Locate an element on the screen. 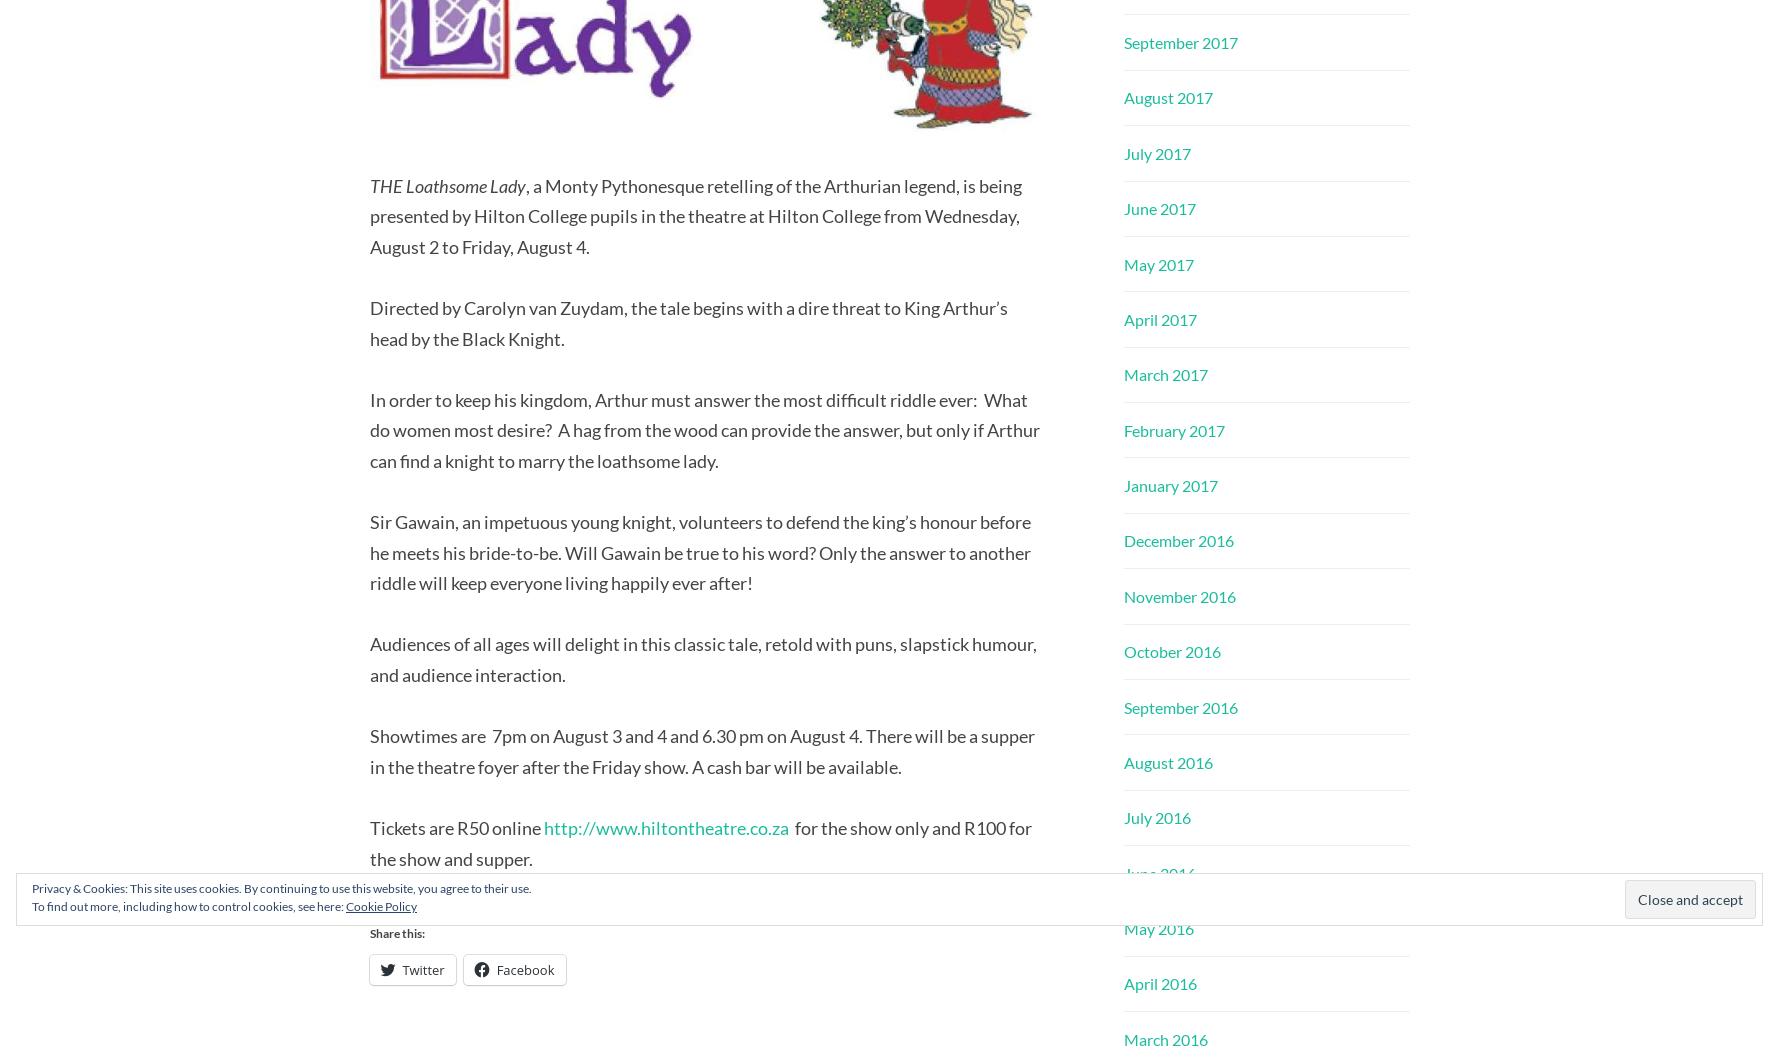  'October 2016' is located at coordinates (1123, 650).